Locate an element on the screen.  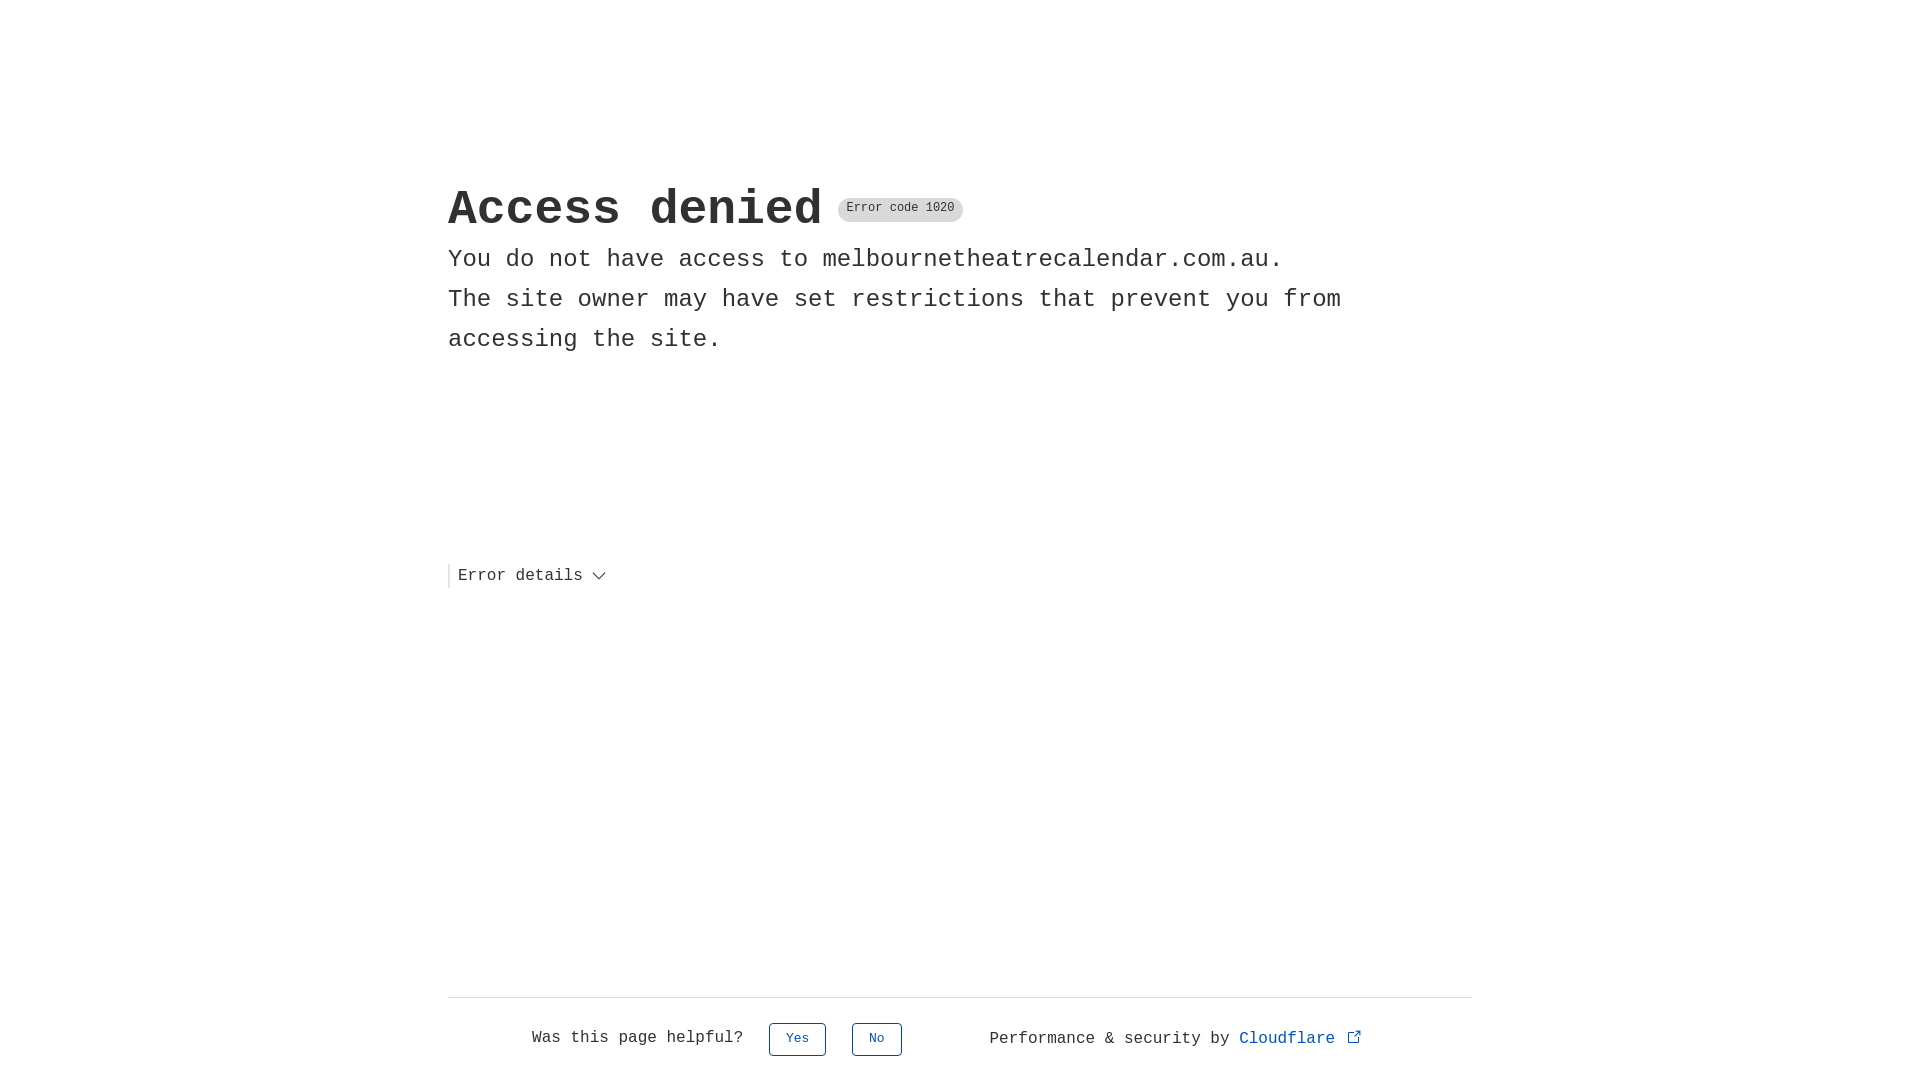
'Opens in new tab' is located at coordinates (1354, 1035).